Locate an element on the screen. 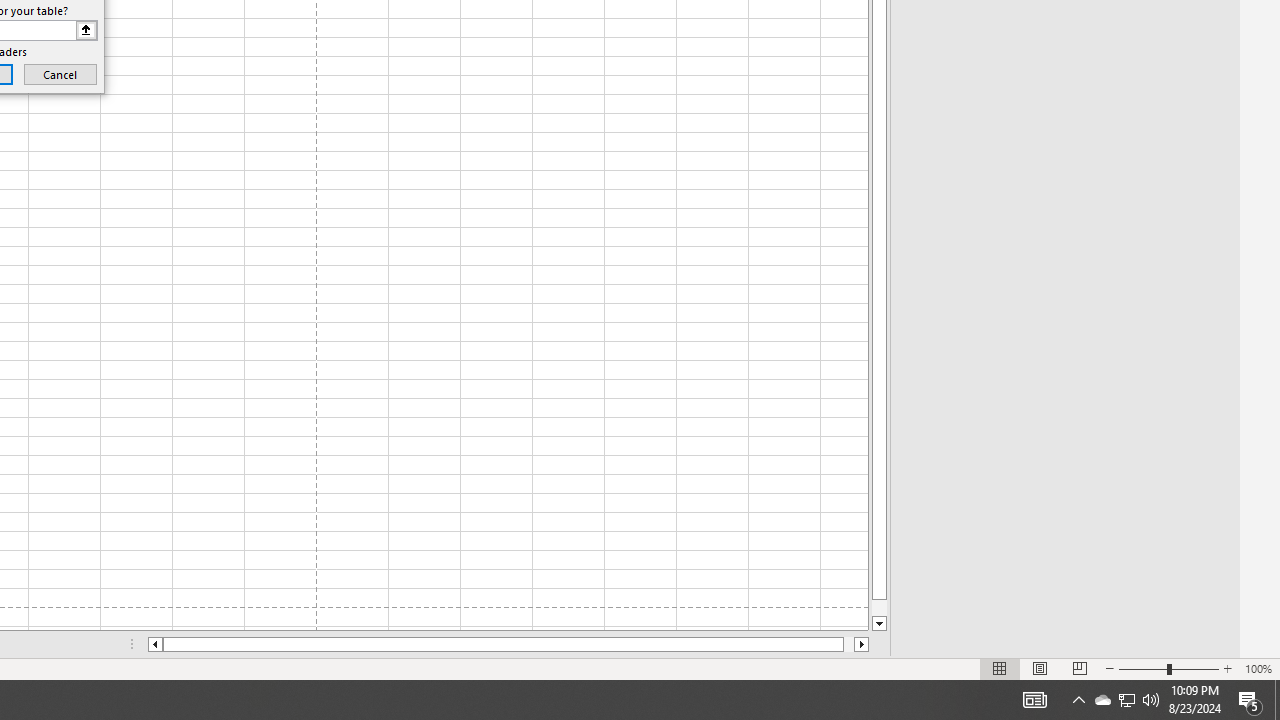 Image resolution: width=1280 pixels, height=720 pixels. 'Zoom Out' is located at coordinates (1143, 669).